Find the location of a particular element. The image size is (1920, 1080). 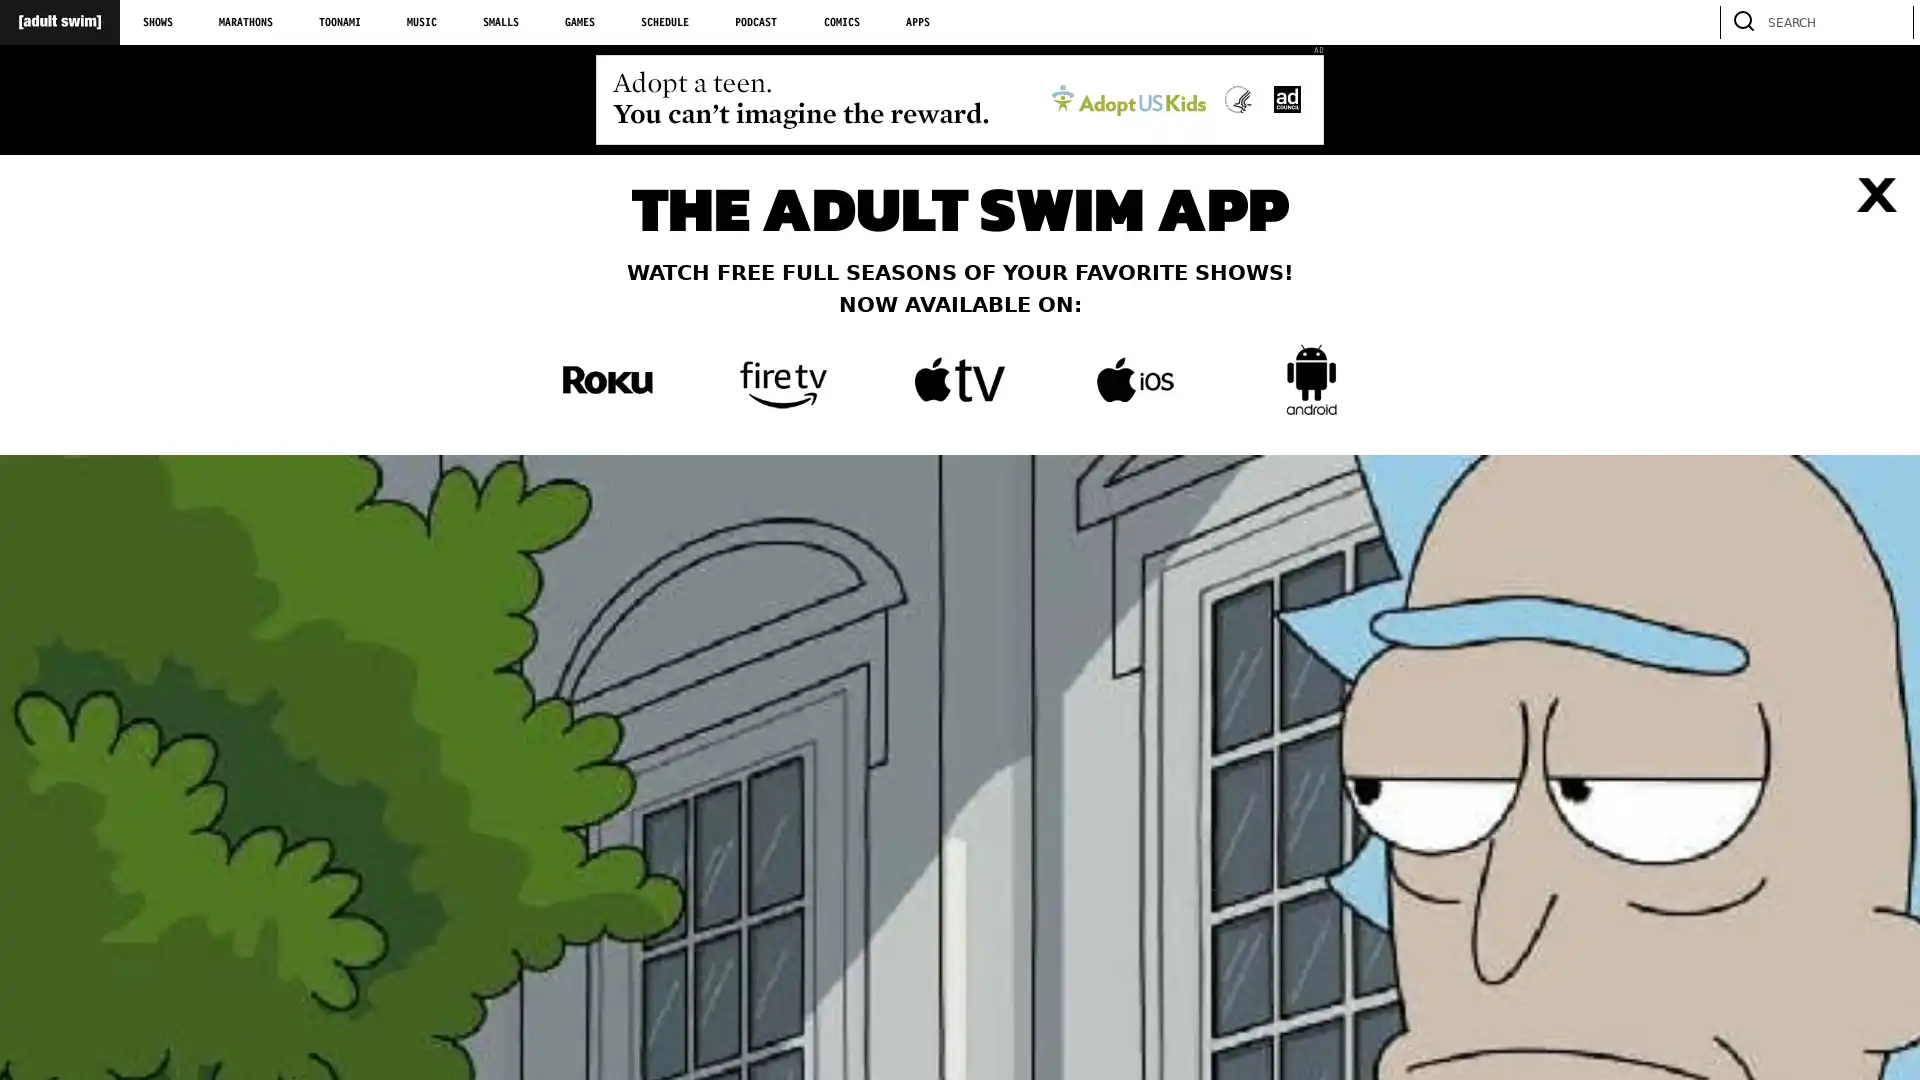

Close list of apps is located at coordinates (1875, 194).